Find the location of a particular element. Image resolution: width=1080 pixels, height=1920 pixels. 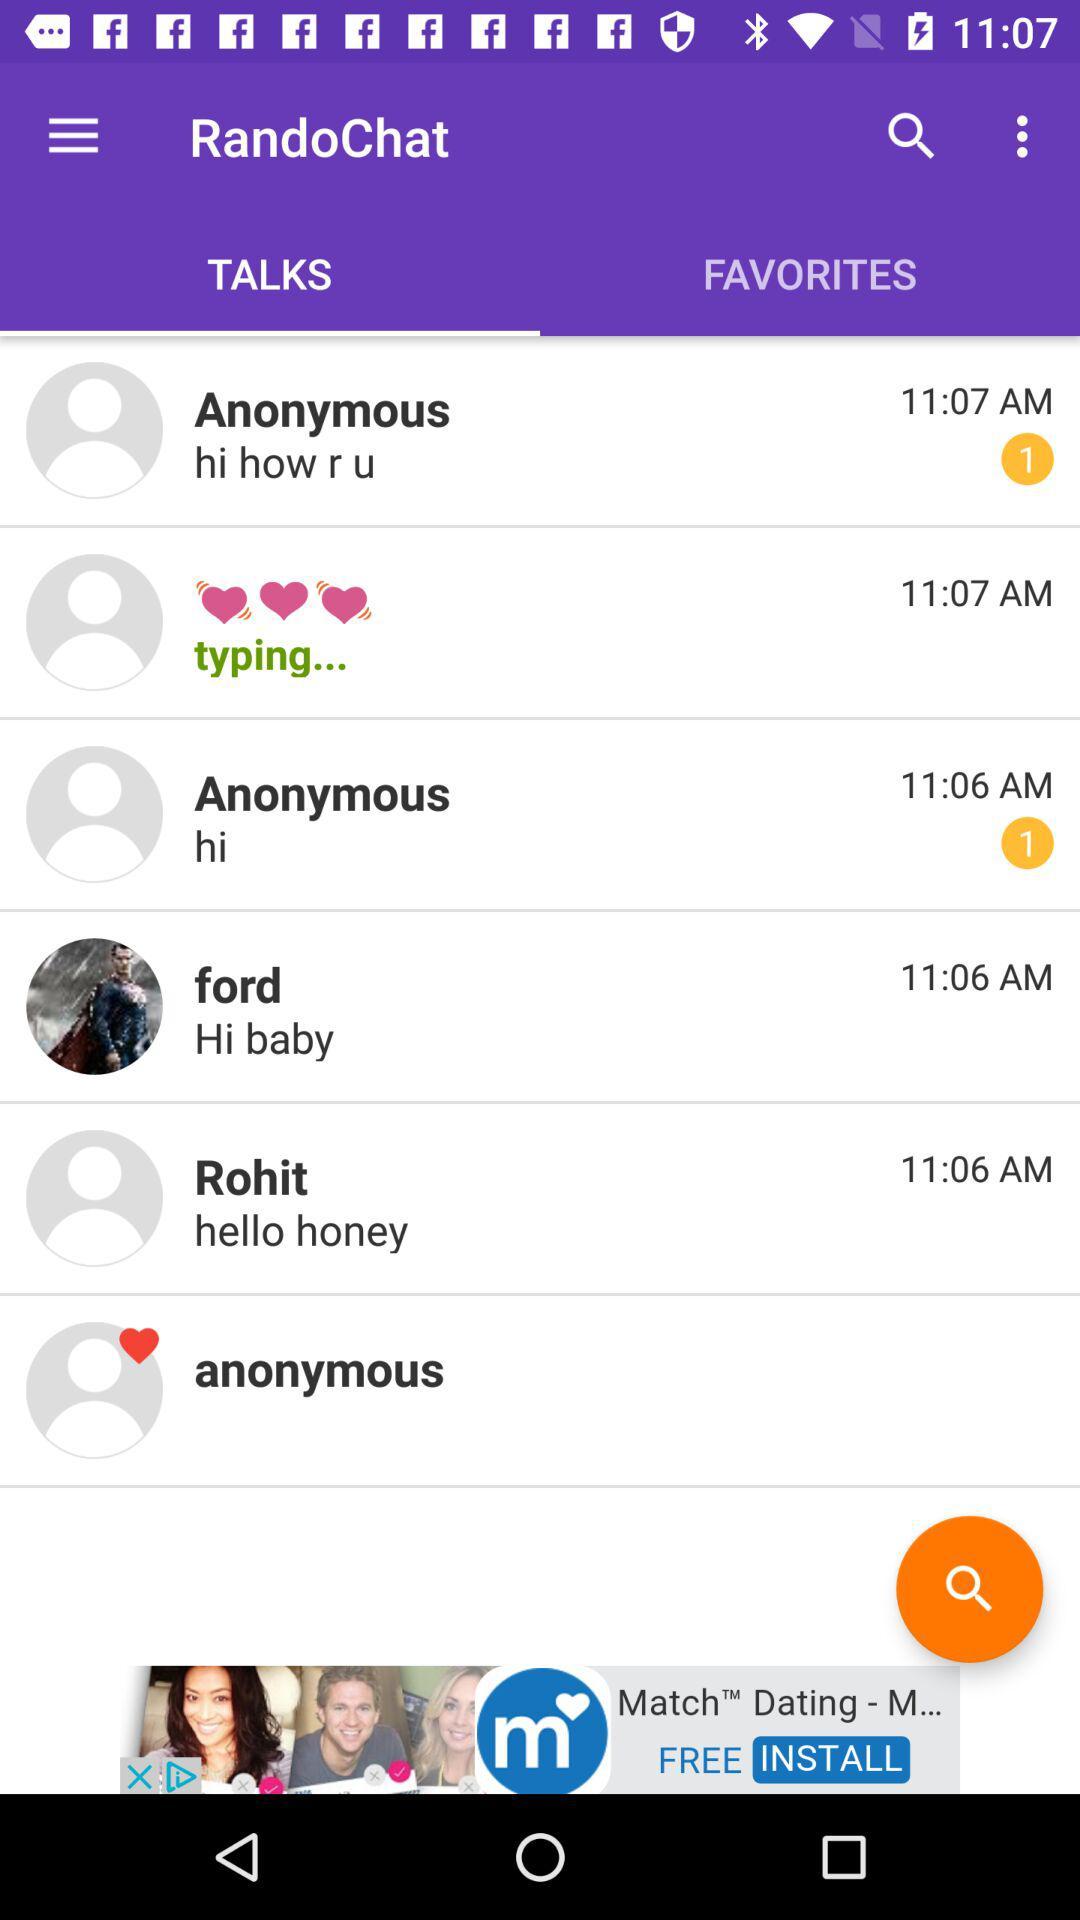

see photo is located at coordinates (94, 621).